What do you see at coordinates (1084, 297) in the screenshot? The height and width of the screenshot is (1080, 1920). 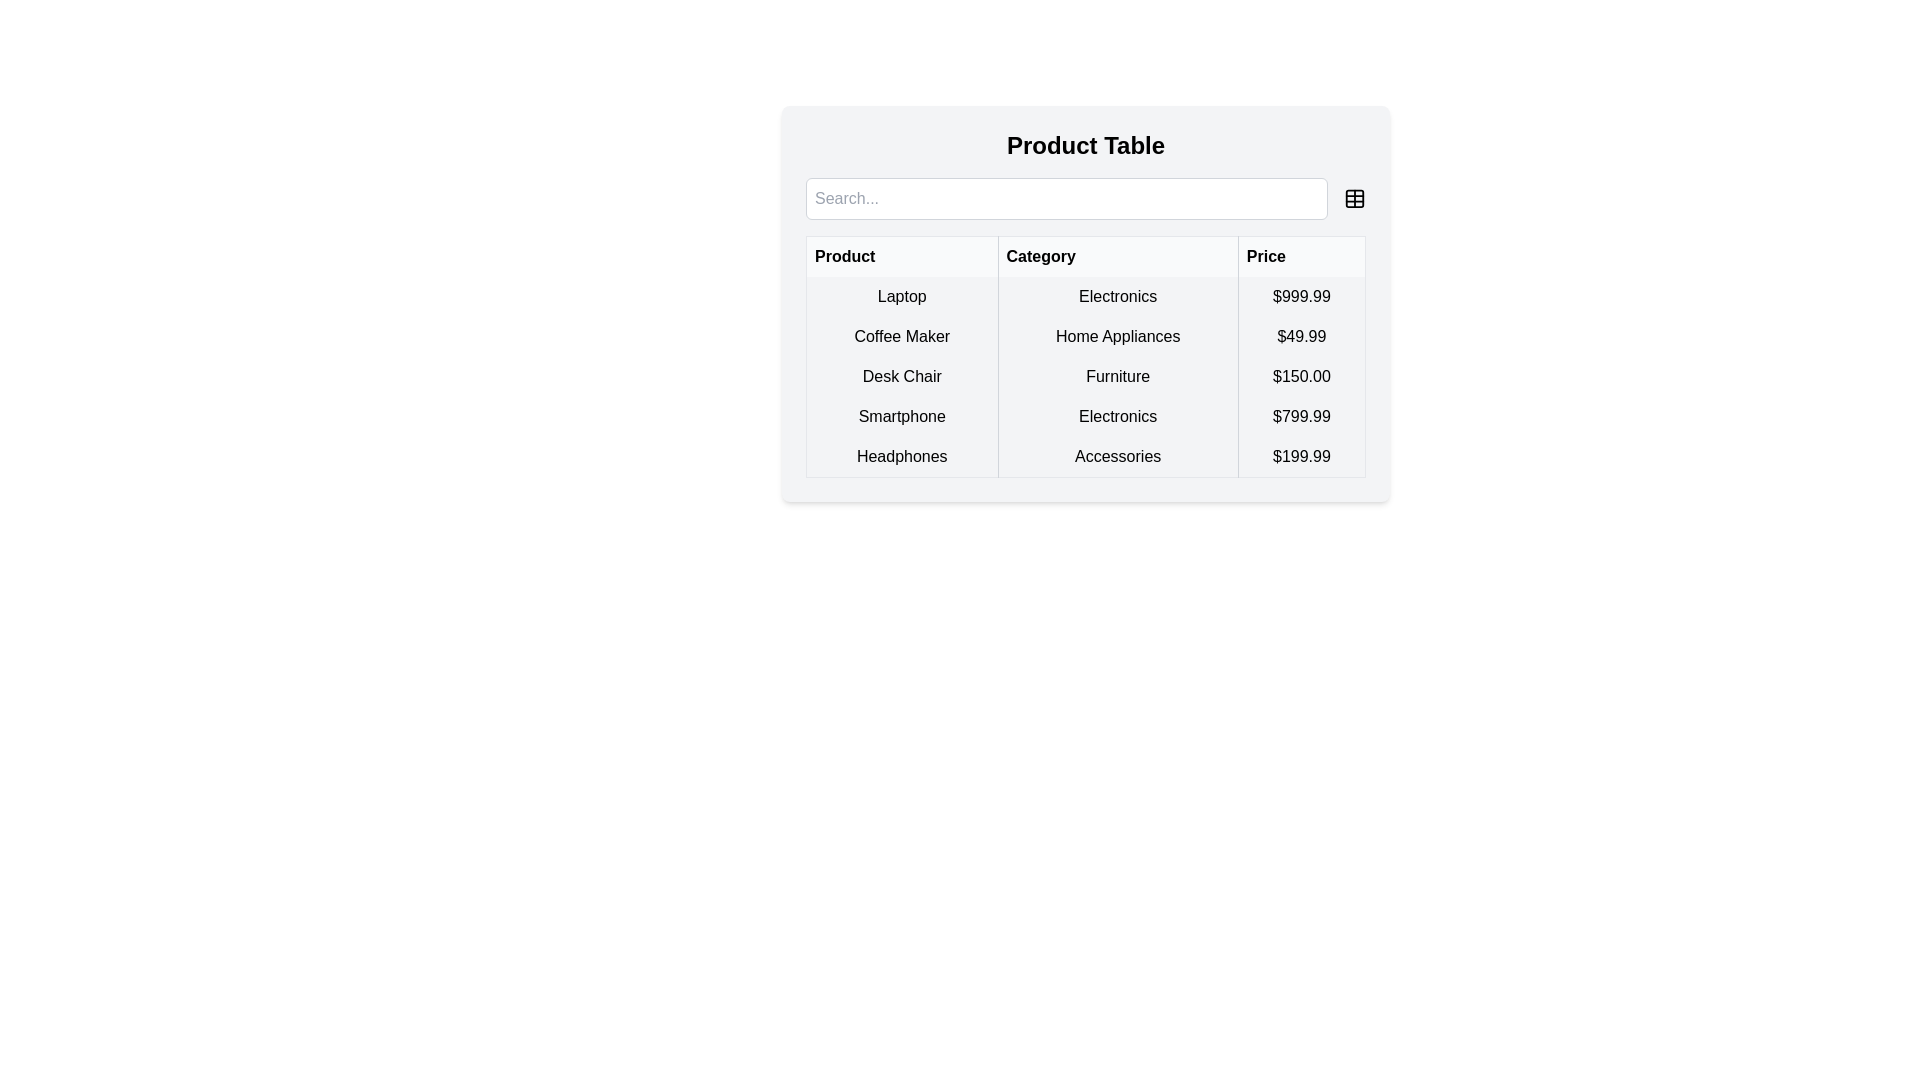 I see `on the first row of the product table containing 'Laptop', 'Electronics', and '$999.99'` at bounding box center [1084, 297].